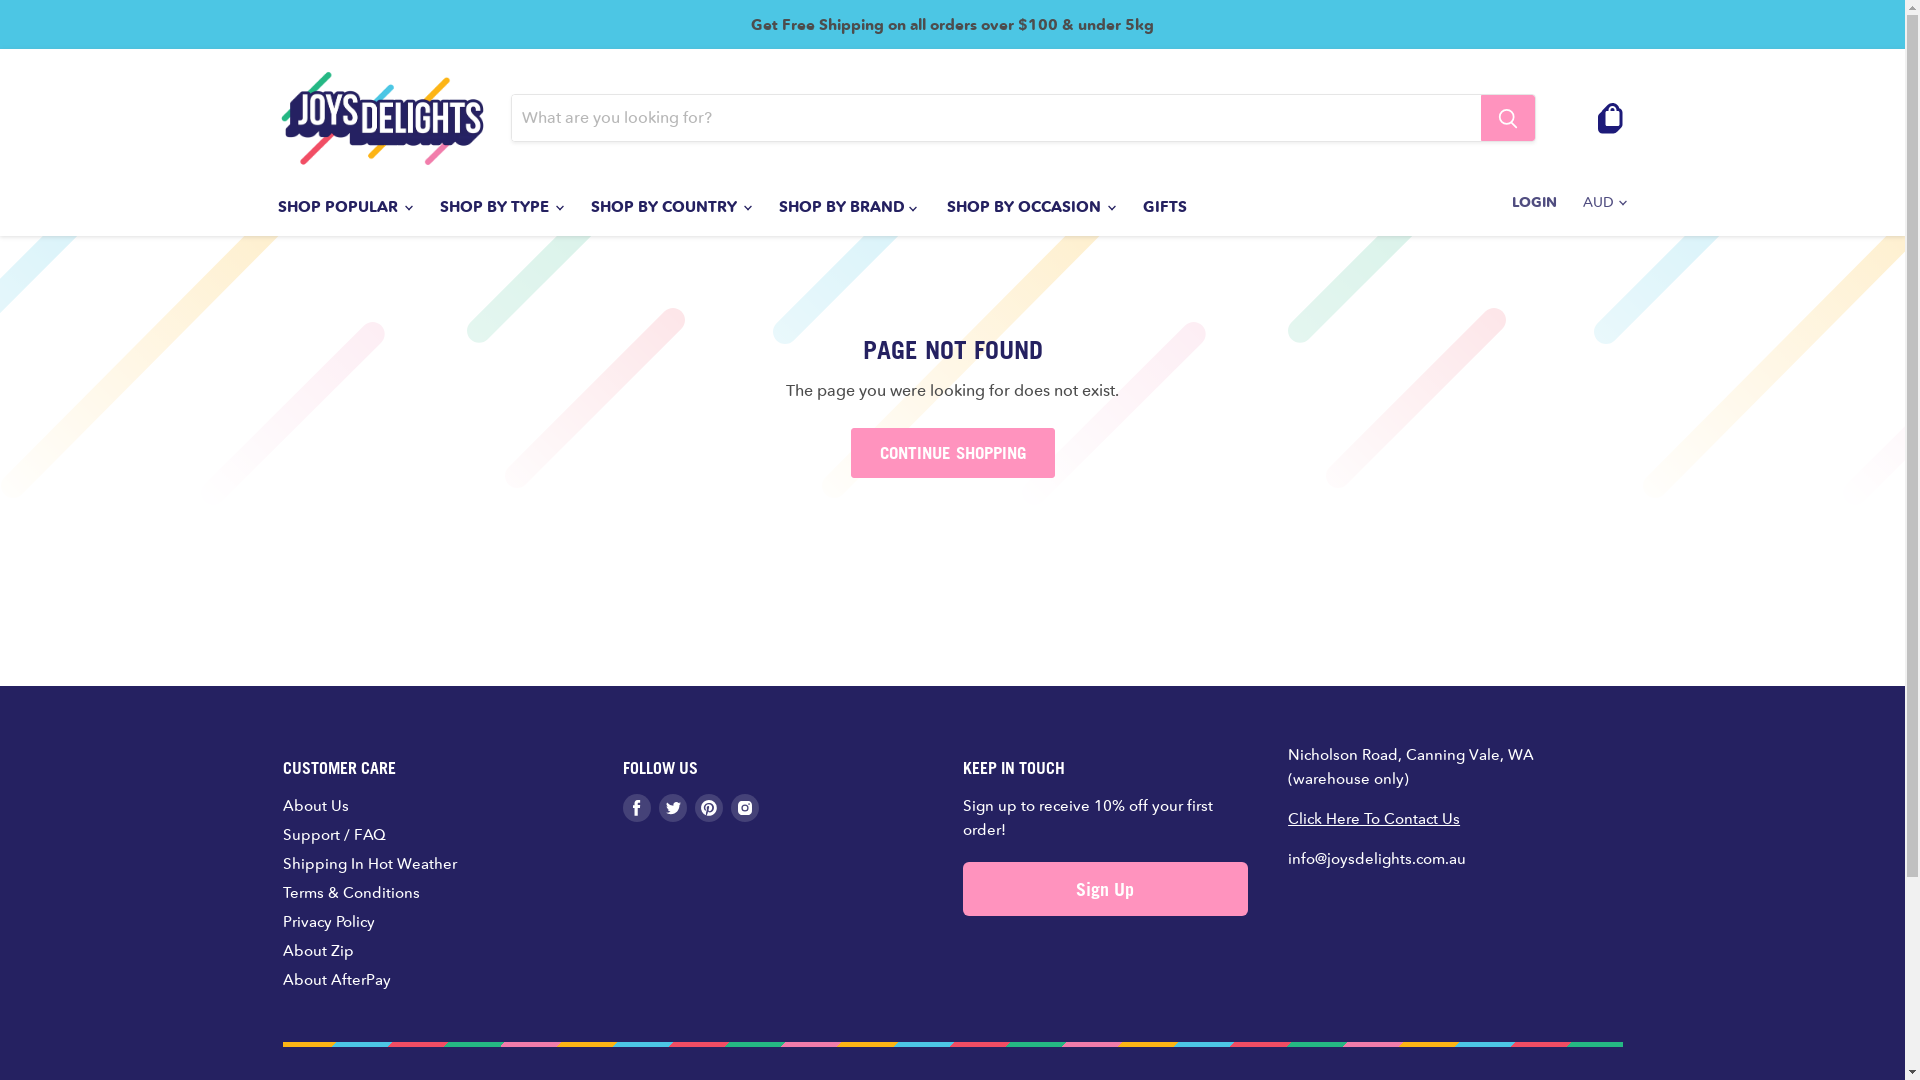  Describe the element at coordinates (316, 949) in the screenshot. I see `'About Zip'` at that location.